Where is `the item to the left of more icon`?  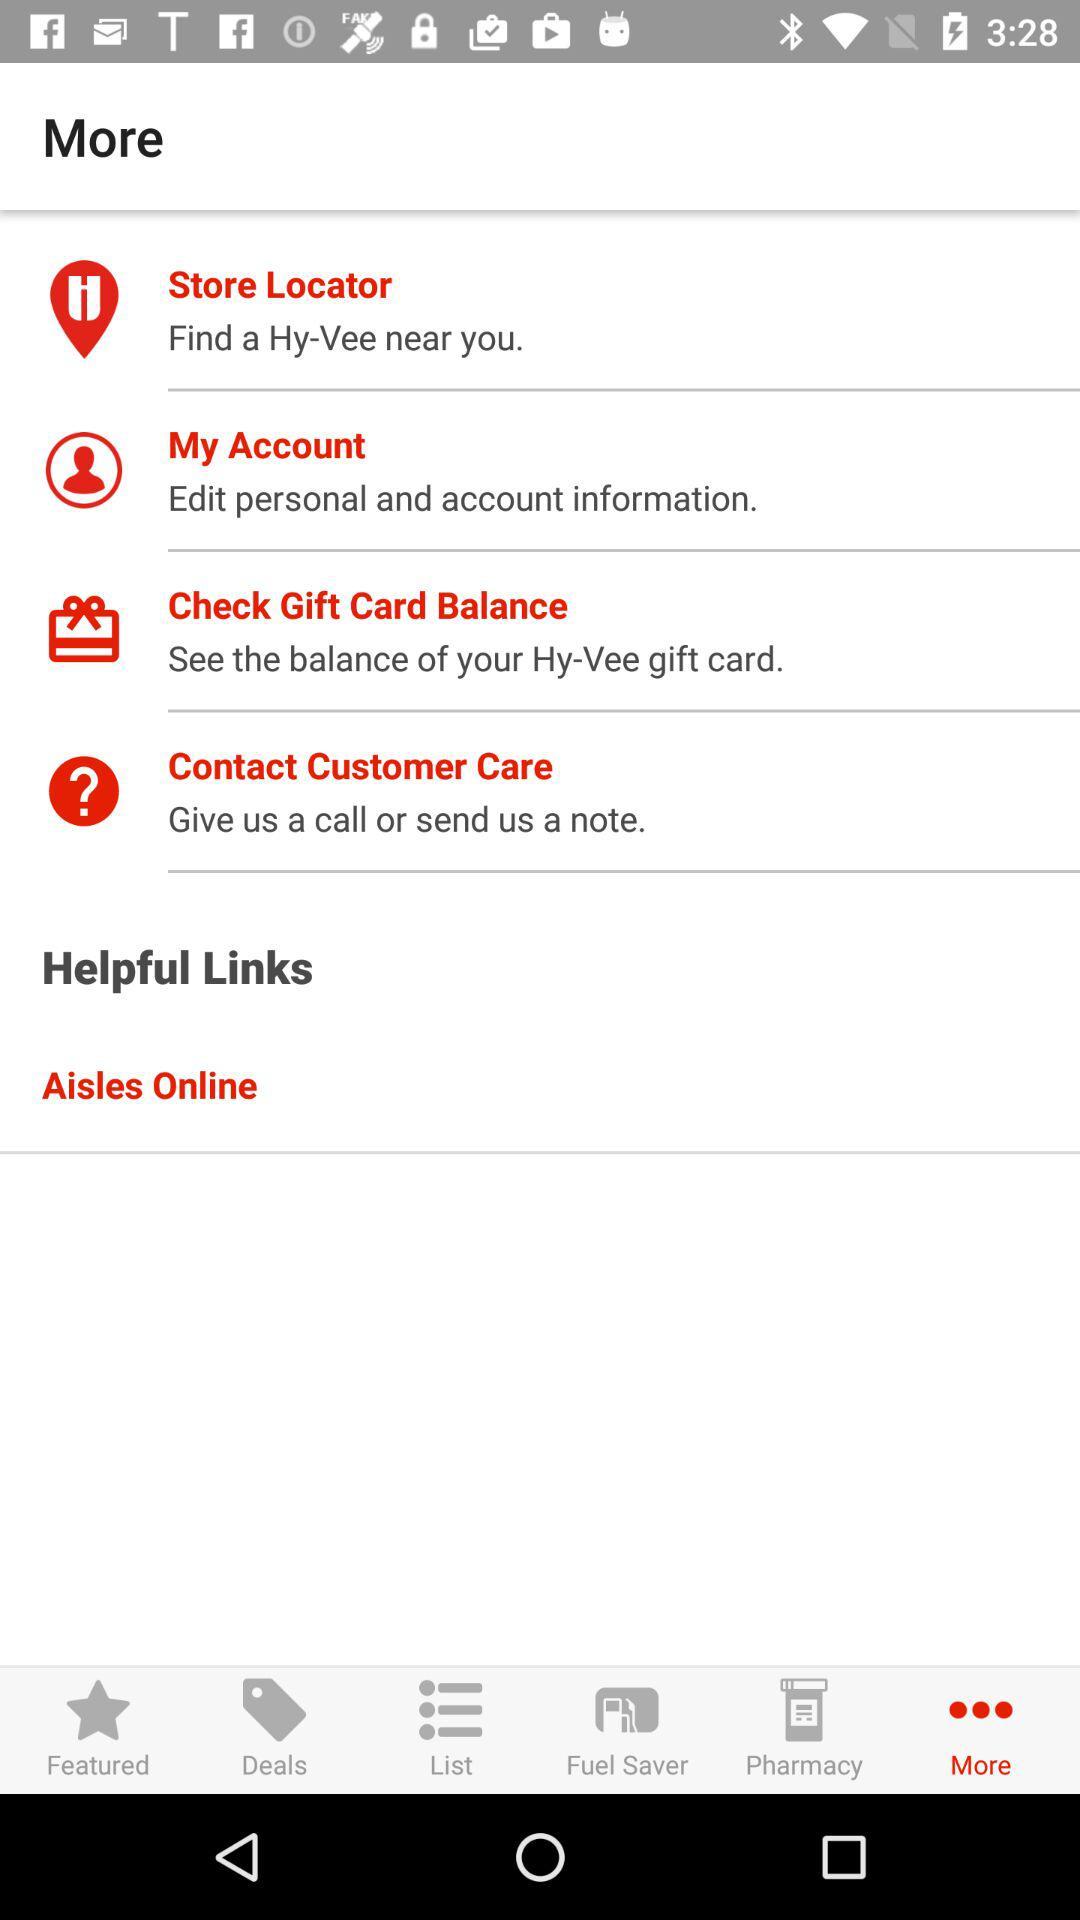 the item to the left of more icon is located at coordinates (802, 1729).